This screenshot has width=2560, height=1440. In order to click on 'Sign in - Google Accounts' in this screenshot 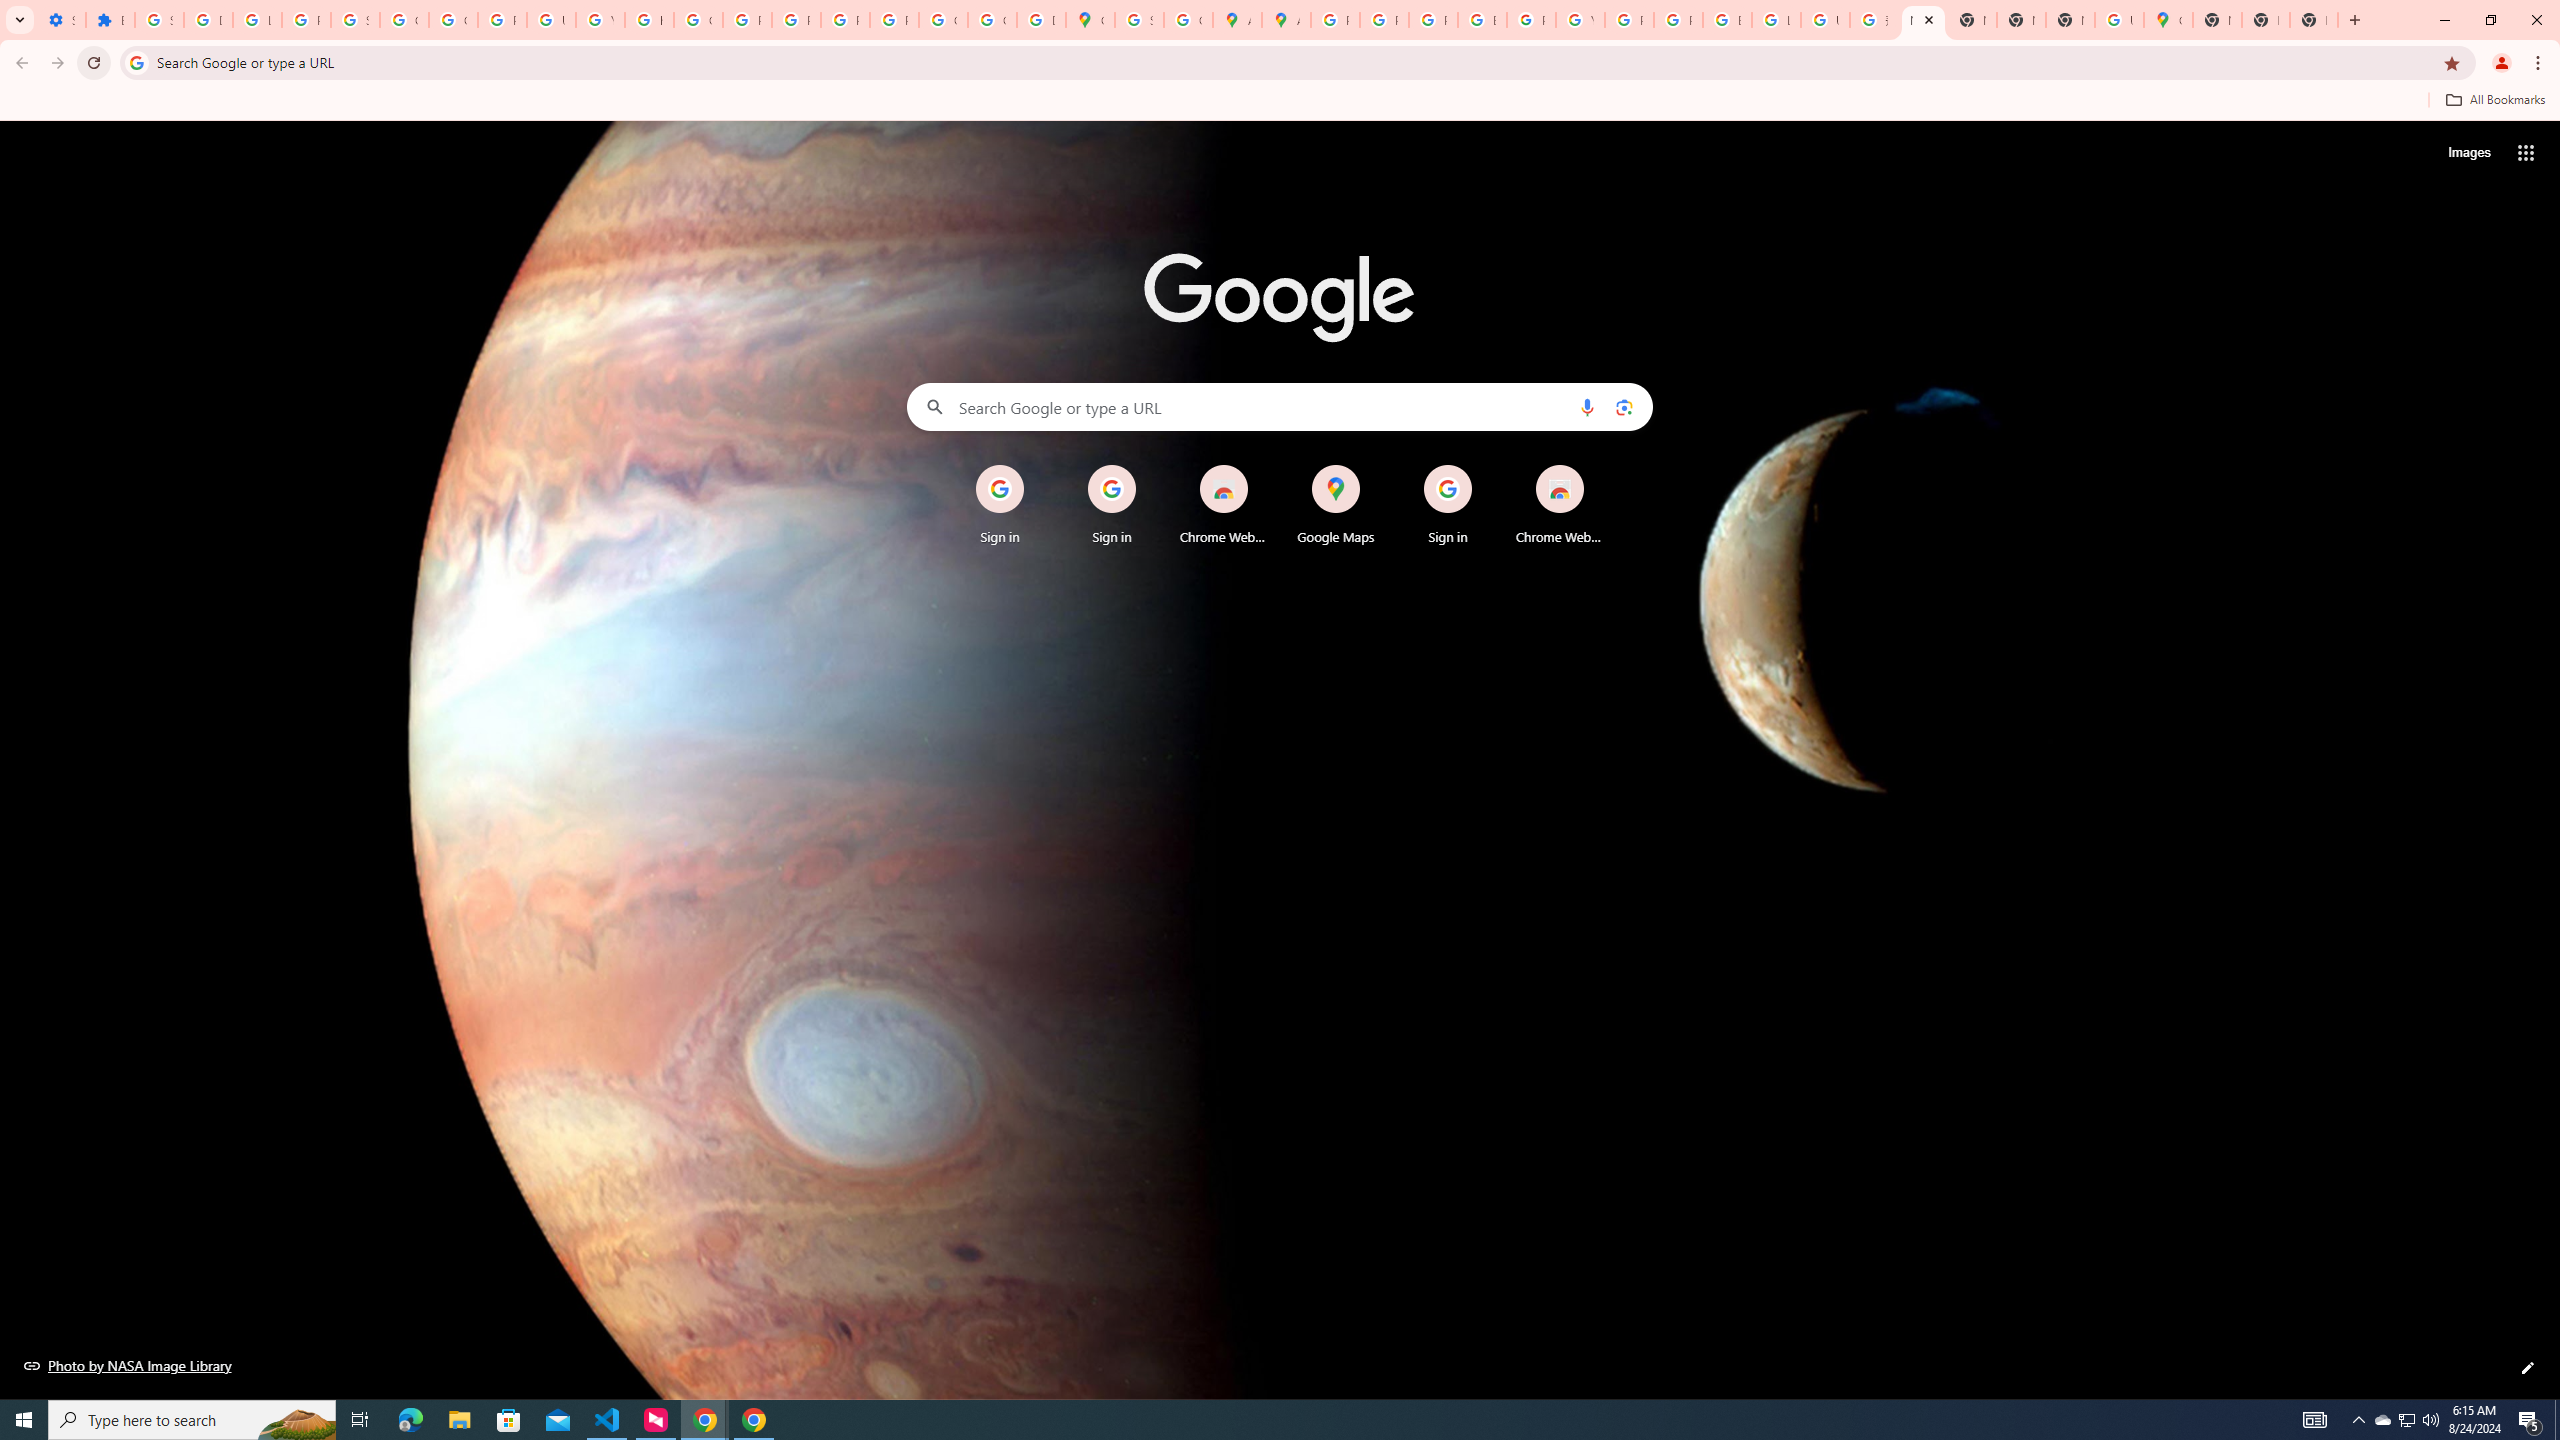, I will do `click(354, 19)`.